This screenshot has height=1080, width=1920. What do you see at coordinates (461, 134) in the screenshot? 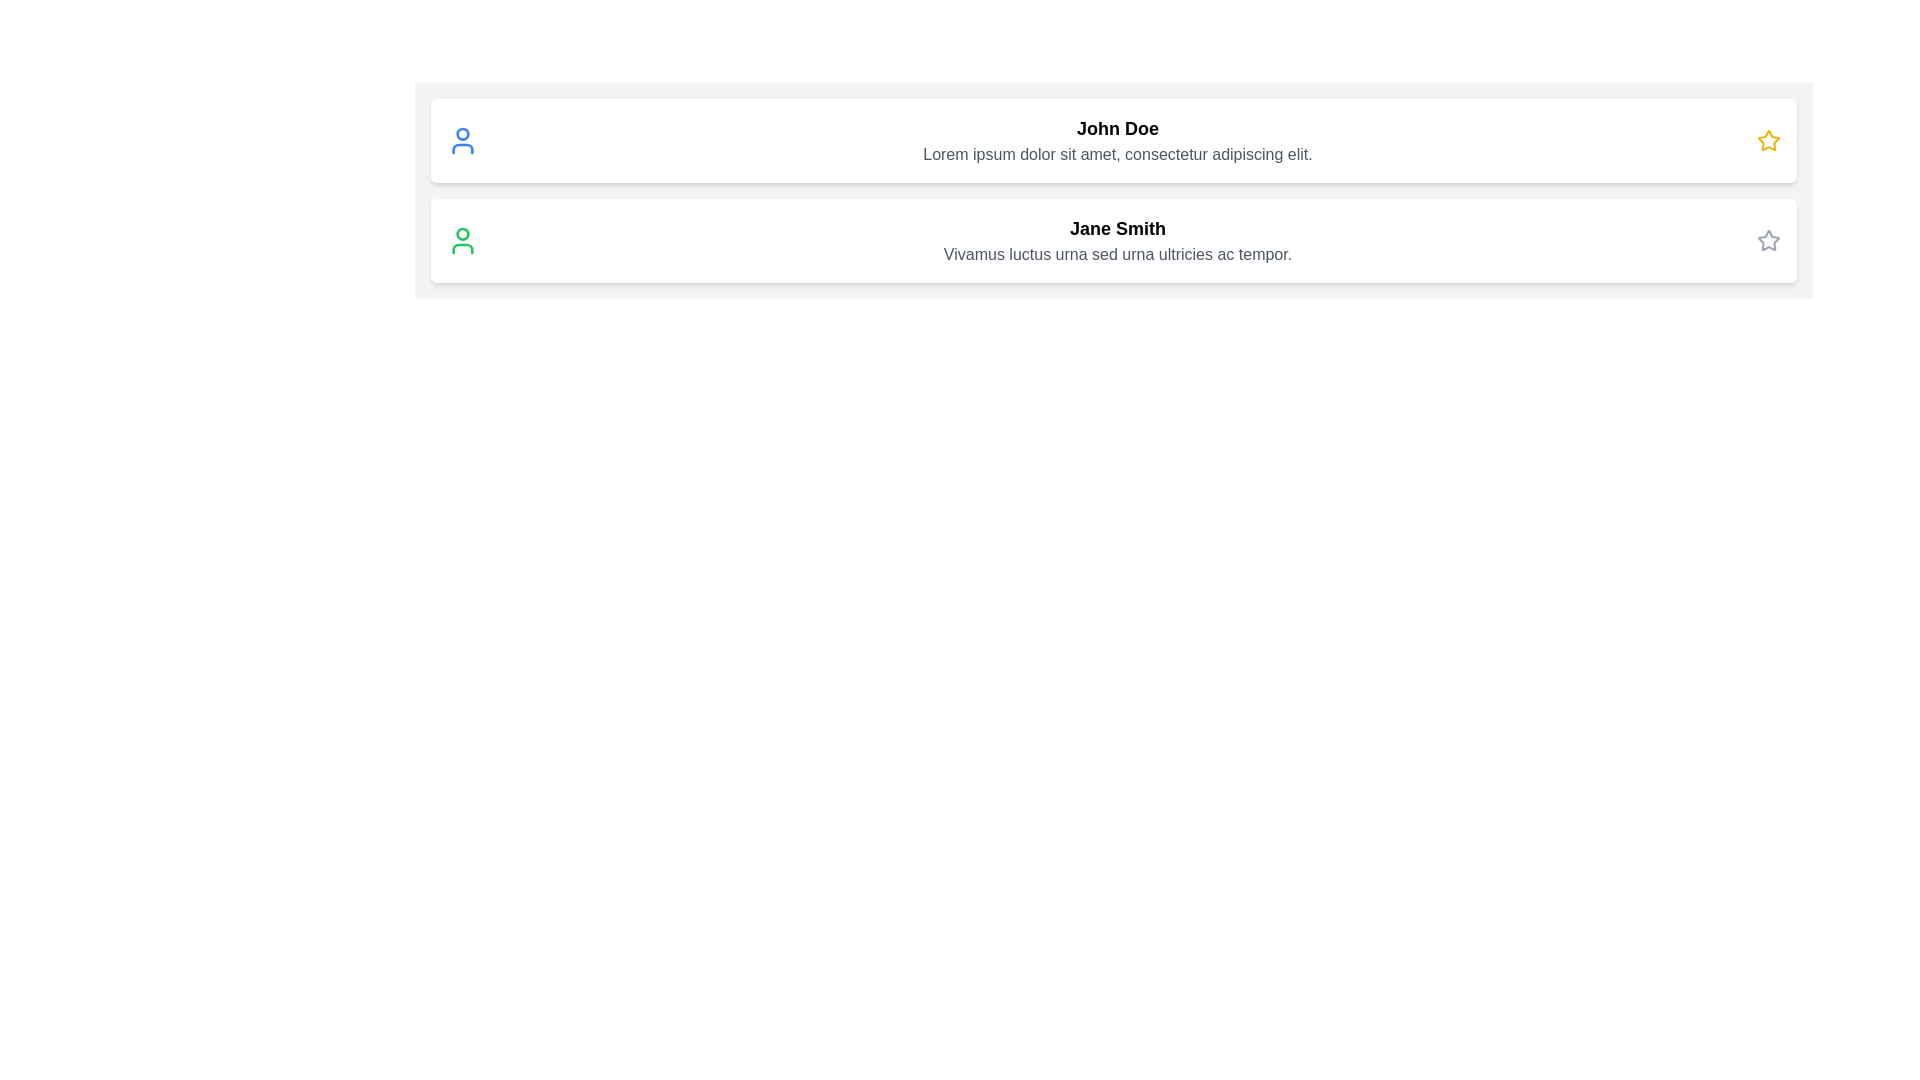
I see `the small circular shape within the user icon that is styled with a blue stroke color, positioned to the left of 'John Doe'` at bounding box center [461, 134].